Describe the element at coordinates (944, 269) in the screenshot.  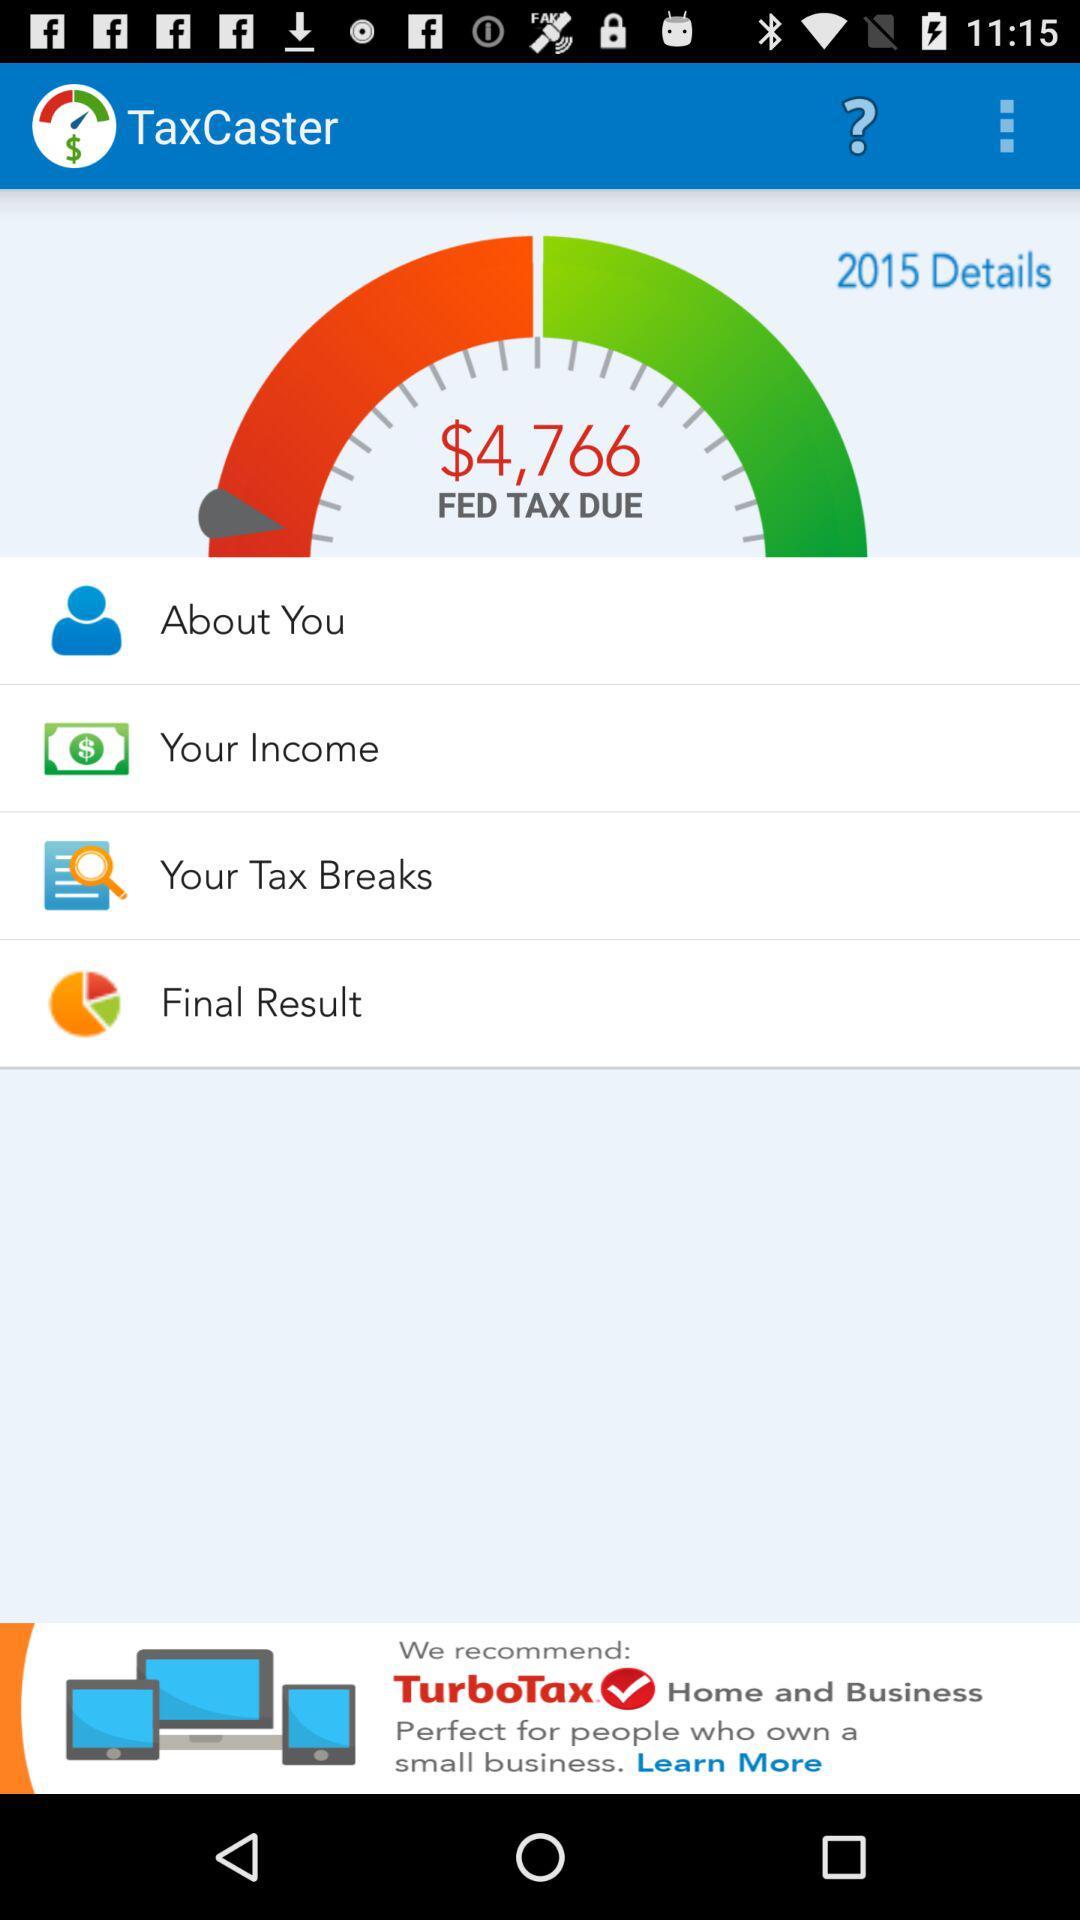
I see `the app above the about you` at that location.